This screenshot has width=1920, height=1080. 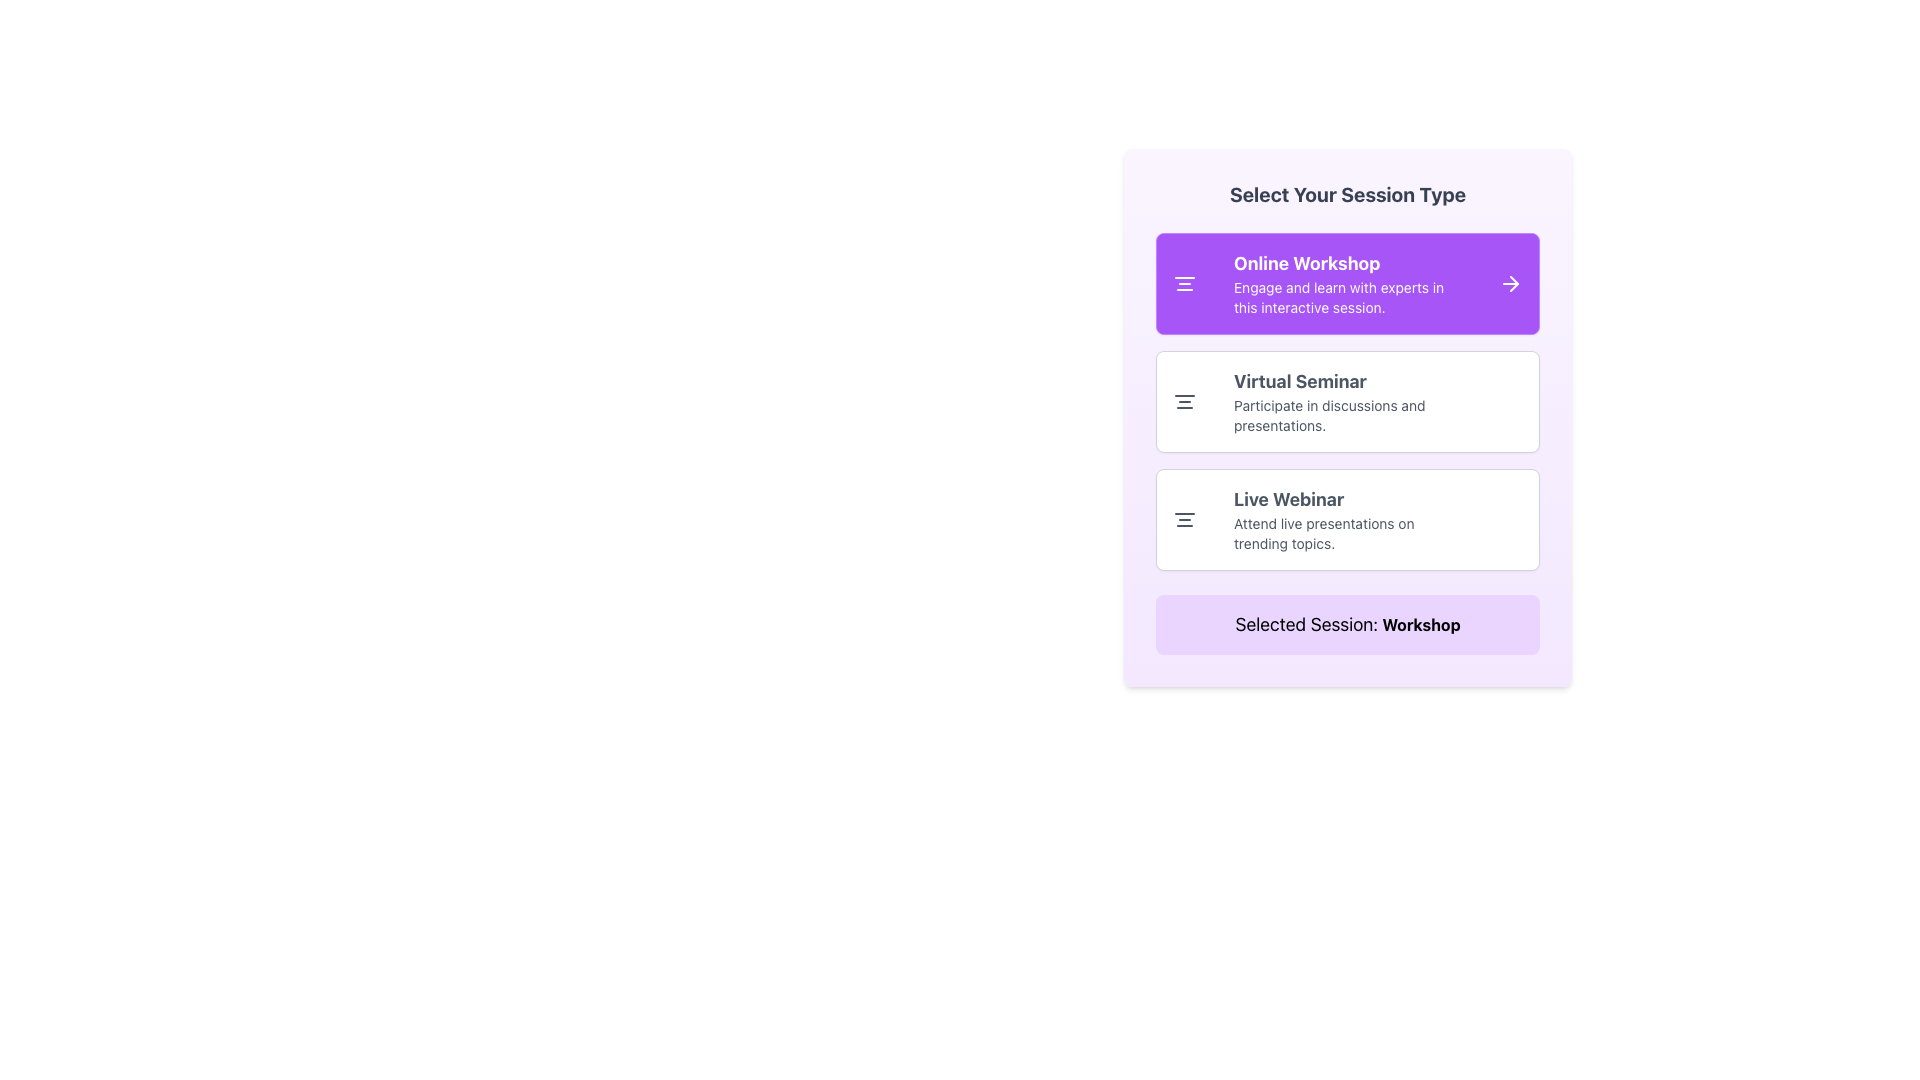 I want to click on the descriptive text block that provides additional information about the 'Live Webinar' session, positioned below the title 'Live Webinar' and centered horizontally within the card, so click(x=1348, y=532).